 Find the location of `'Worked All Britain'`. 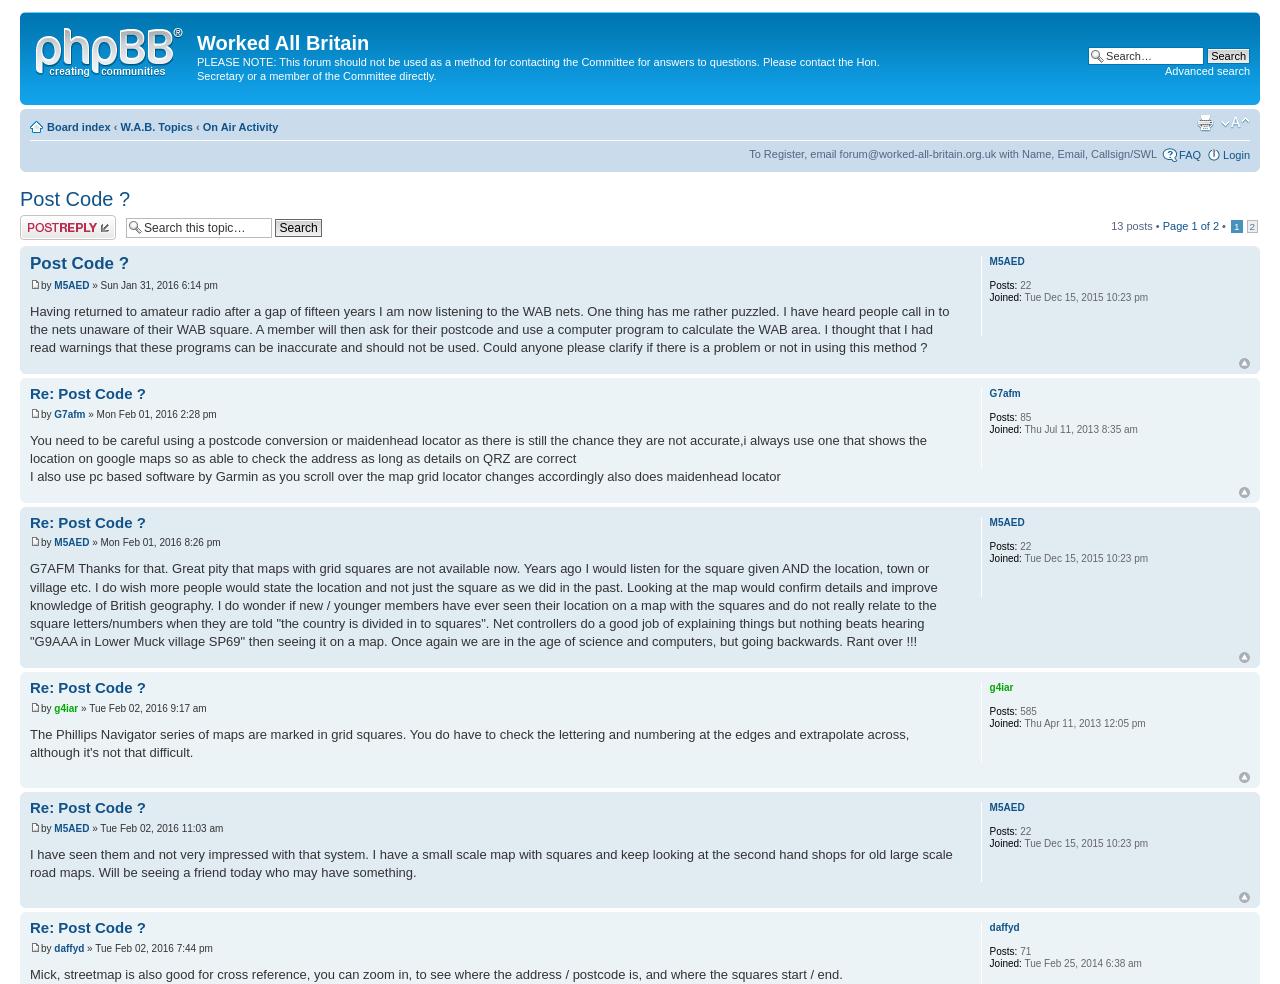

'Worked All Britain' is located at coordinates (282, 42).